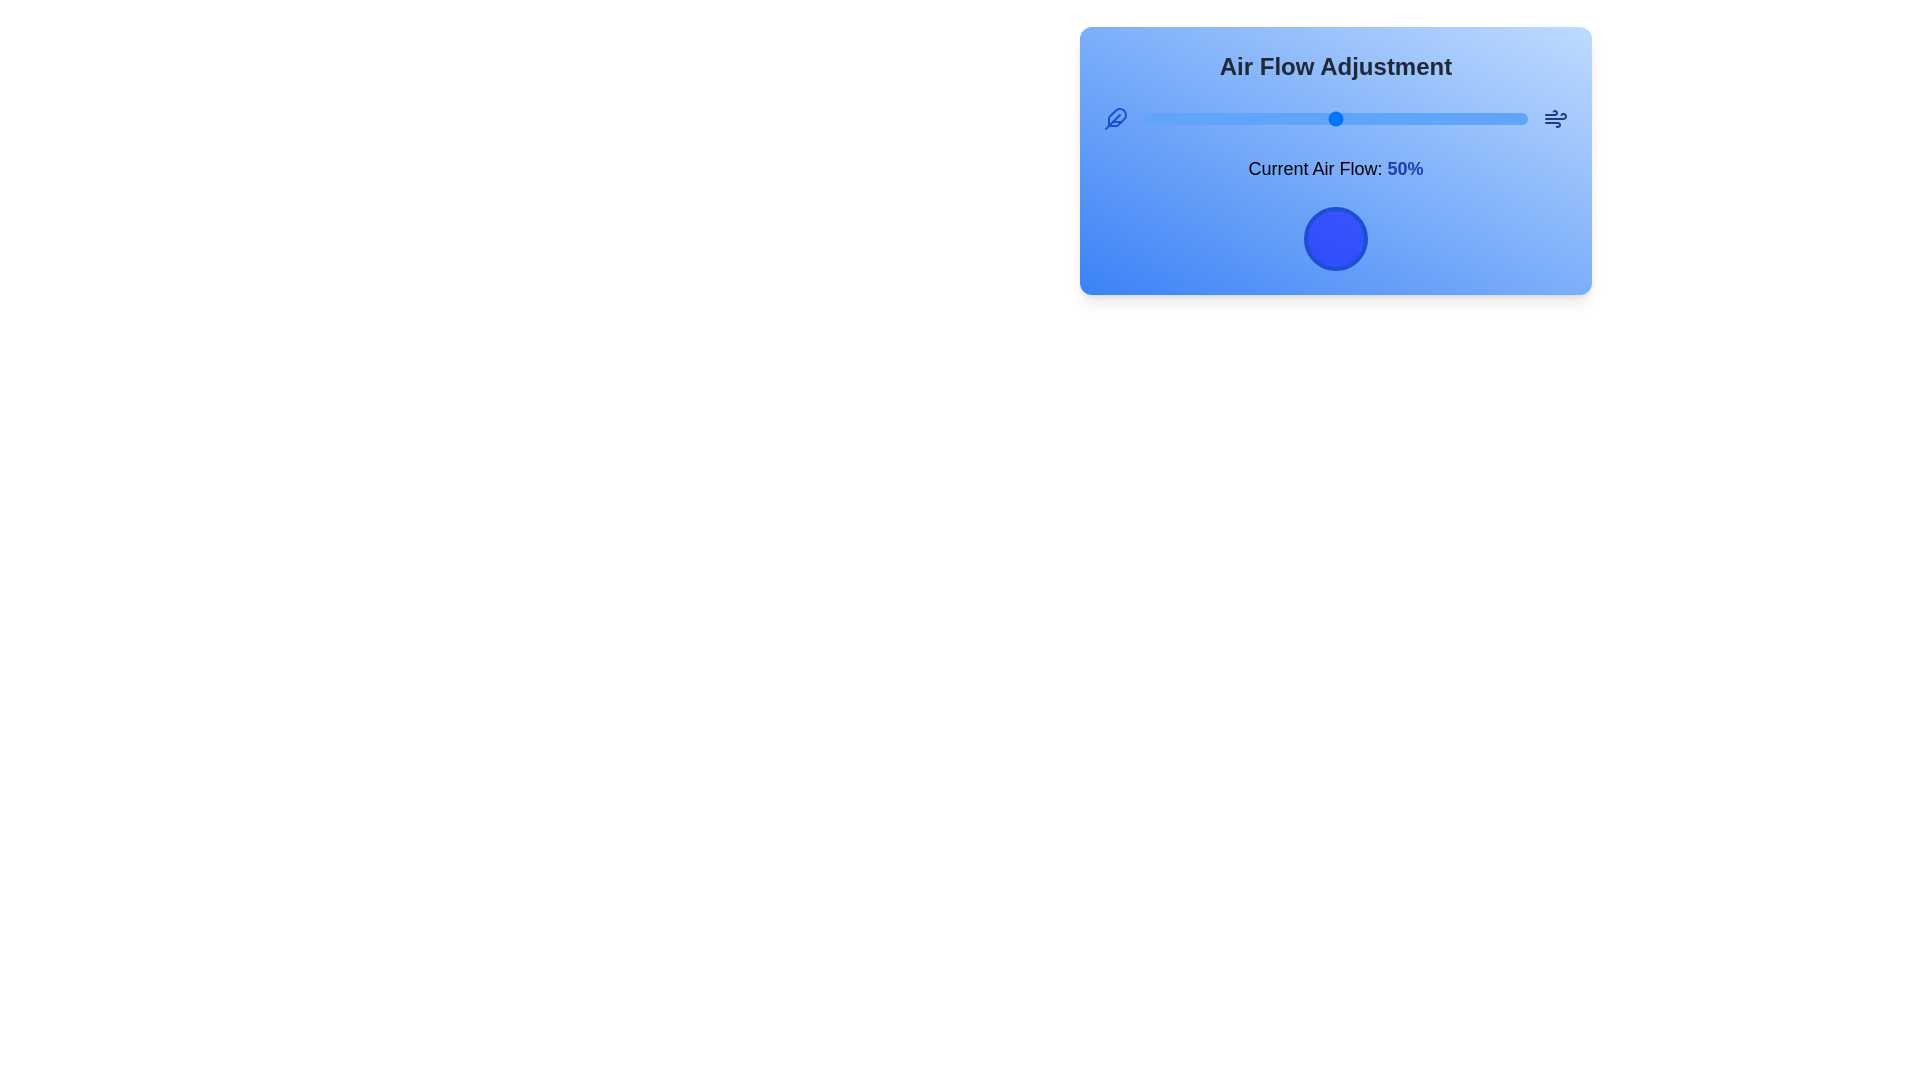 This screenshot has width=1920, height=1080. Describe the element at coordinates (1351, 119) in the screenshot. I see `the air flow to 54% using the slider` at that location.